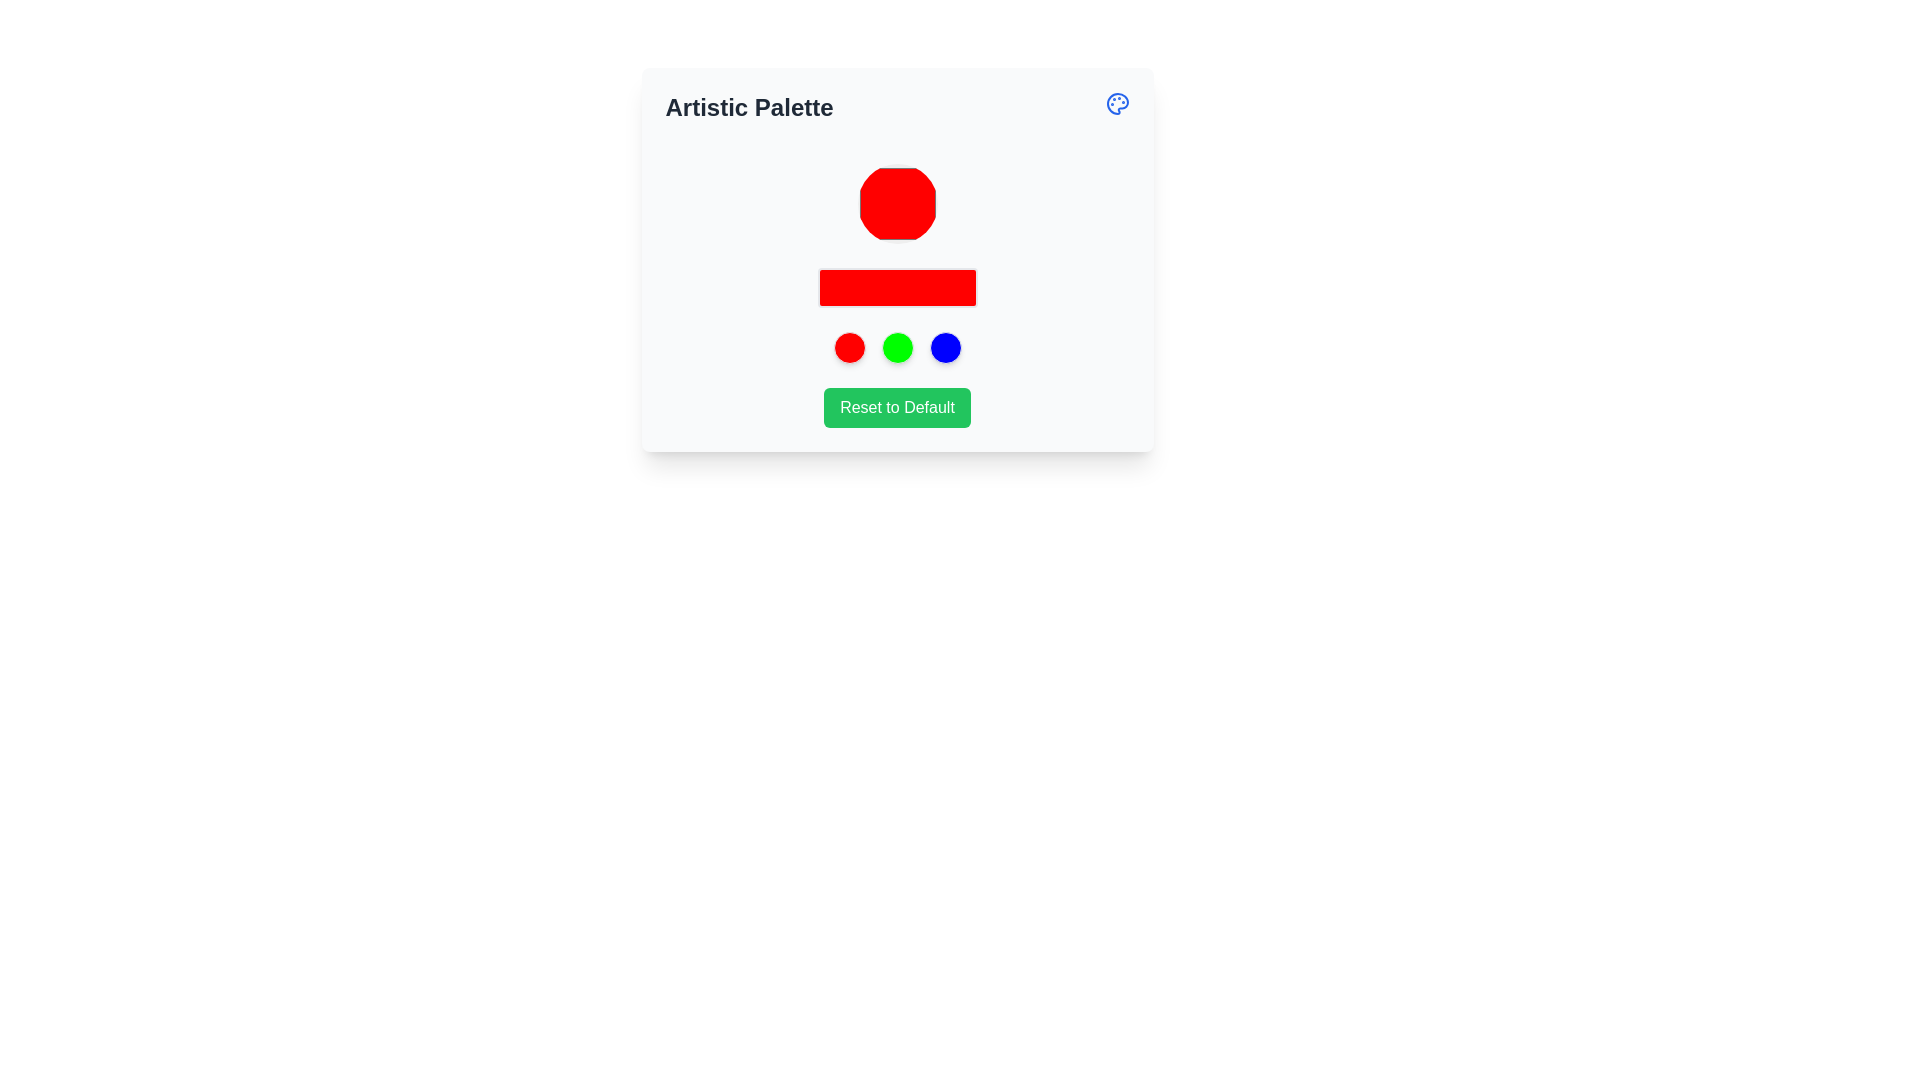 This screenshot has width=1920, height=1080. I want to click on header text located at the top-left section of the card-like area, which serves as the title for the surrounding content, so click(748, 108).